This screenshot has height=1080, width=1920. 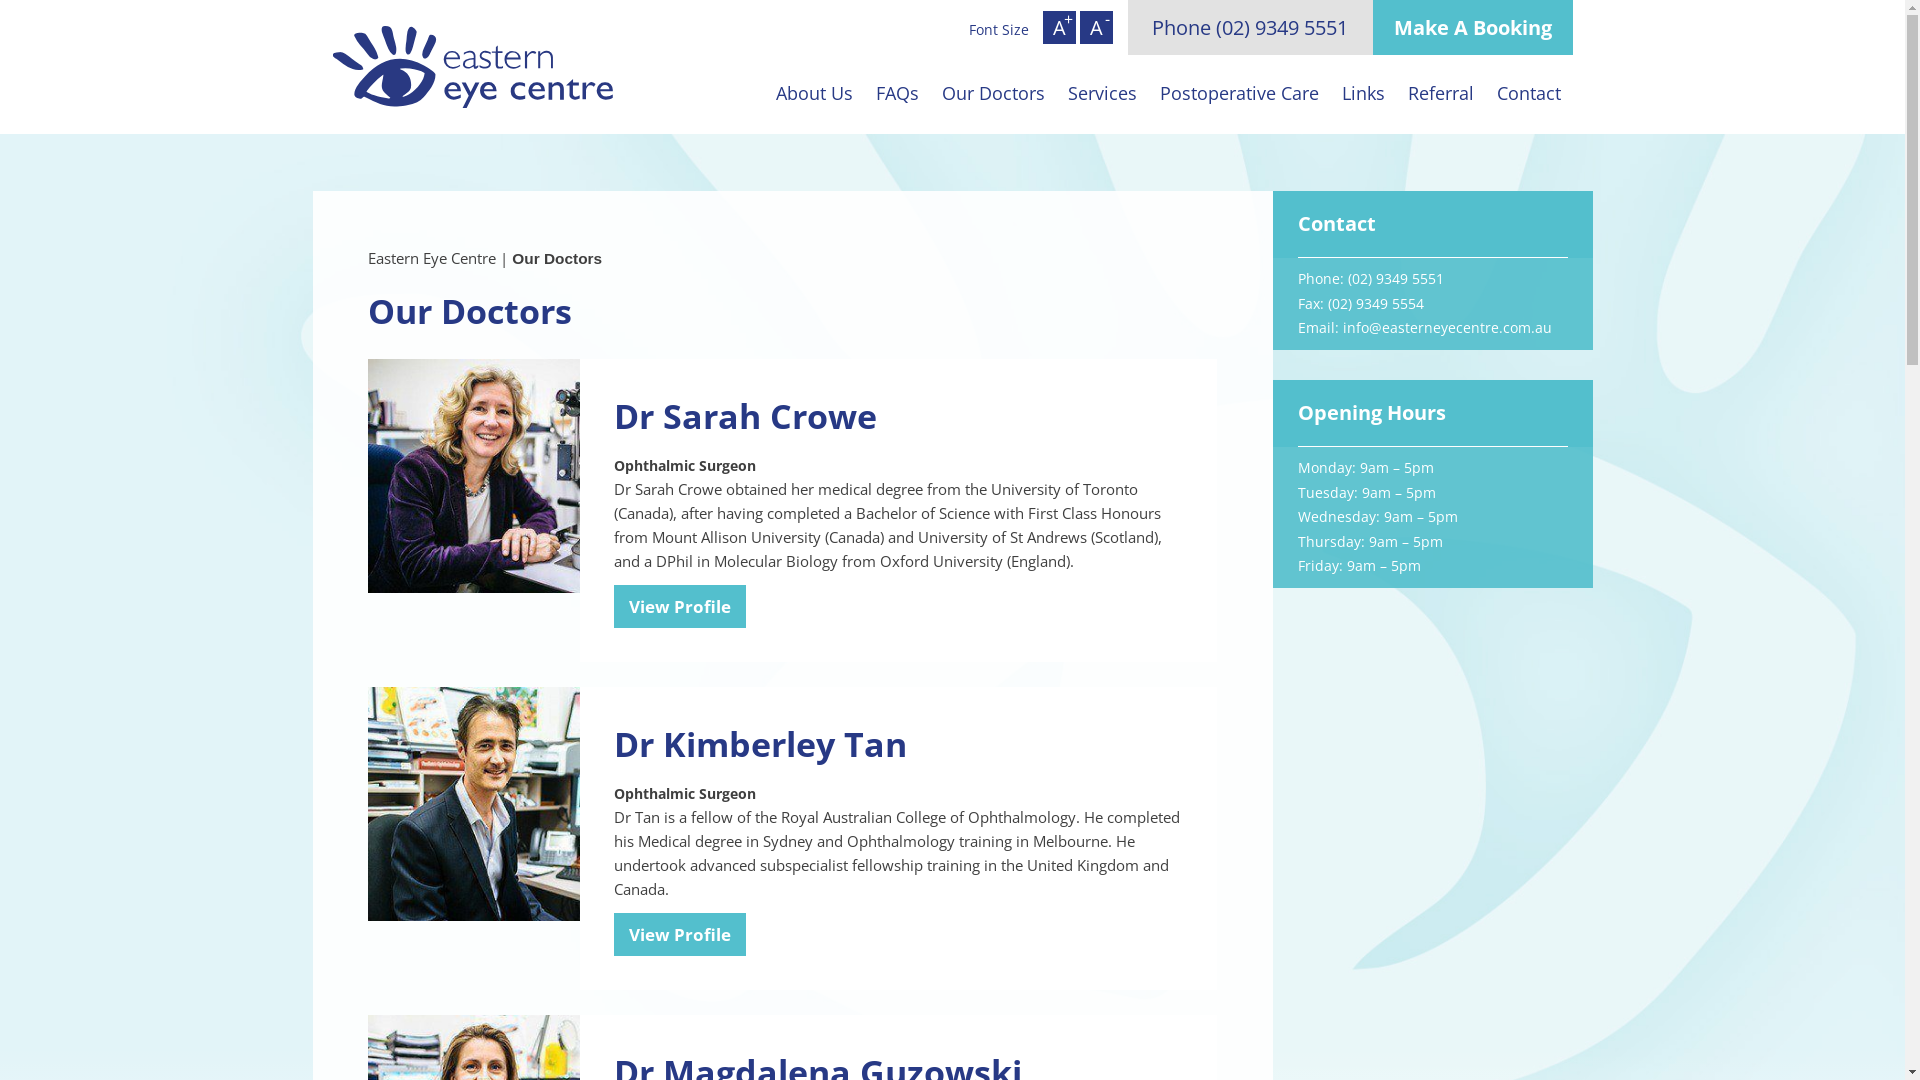 I want to click on 'Referral', so click(x=1440, y=92).